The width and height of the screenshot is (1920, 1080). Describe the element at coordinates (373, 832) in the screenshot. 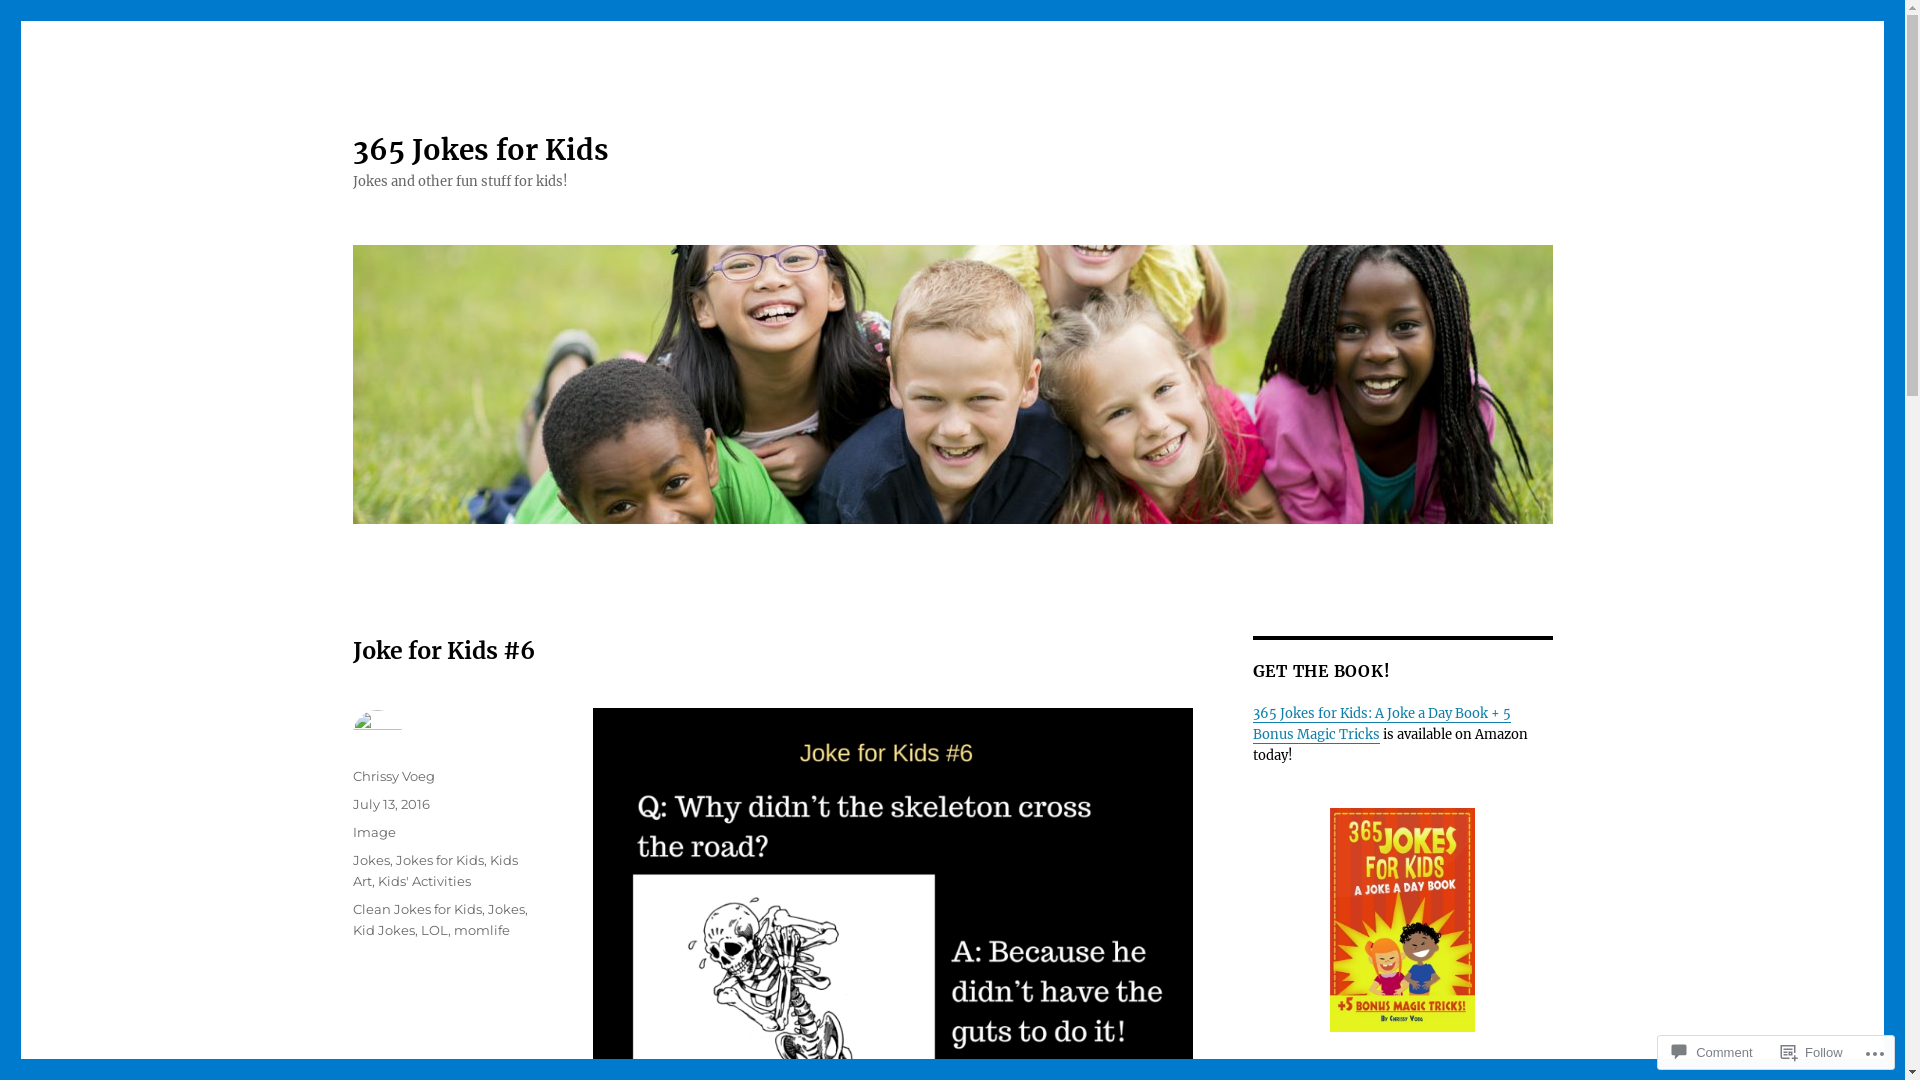

I see `'Image'` at that location.